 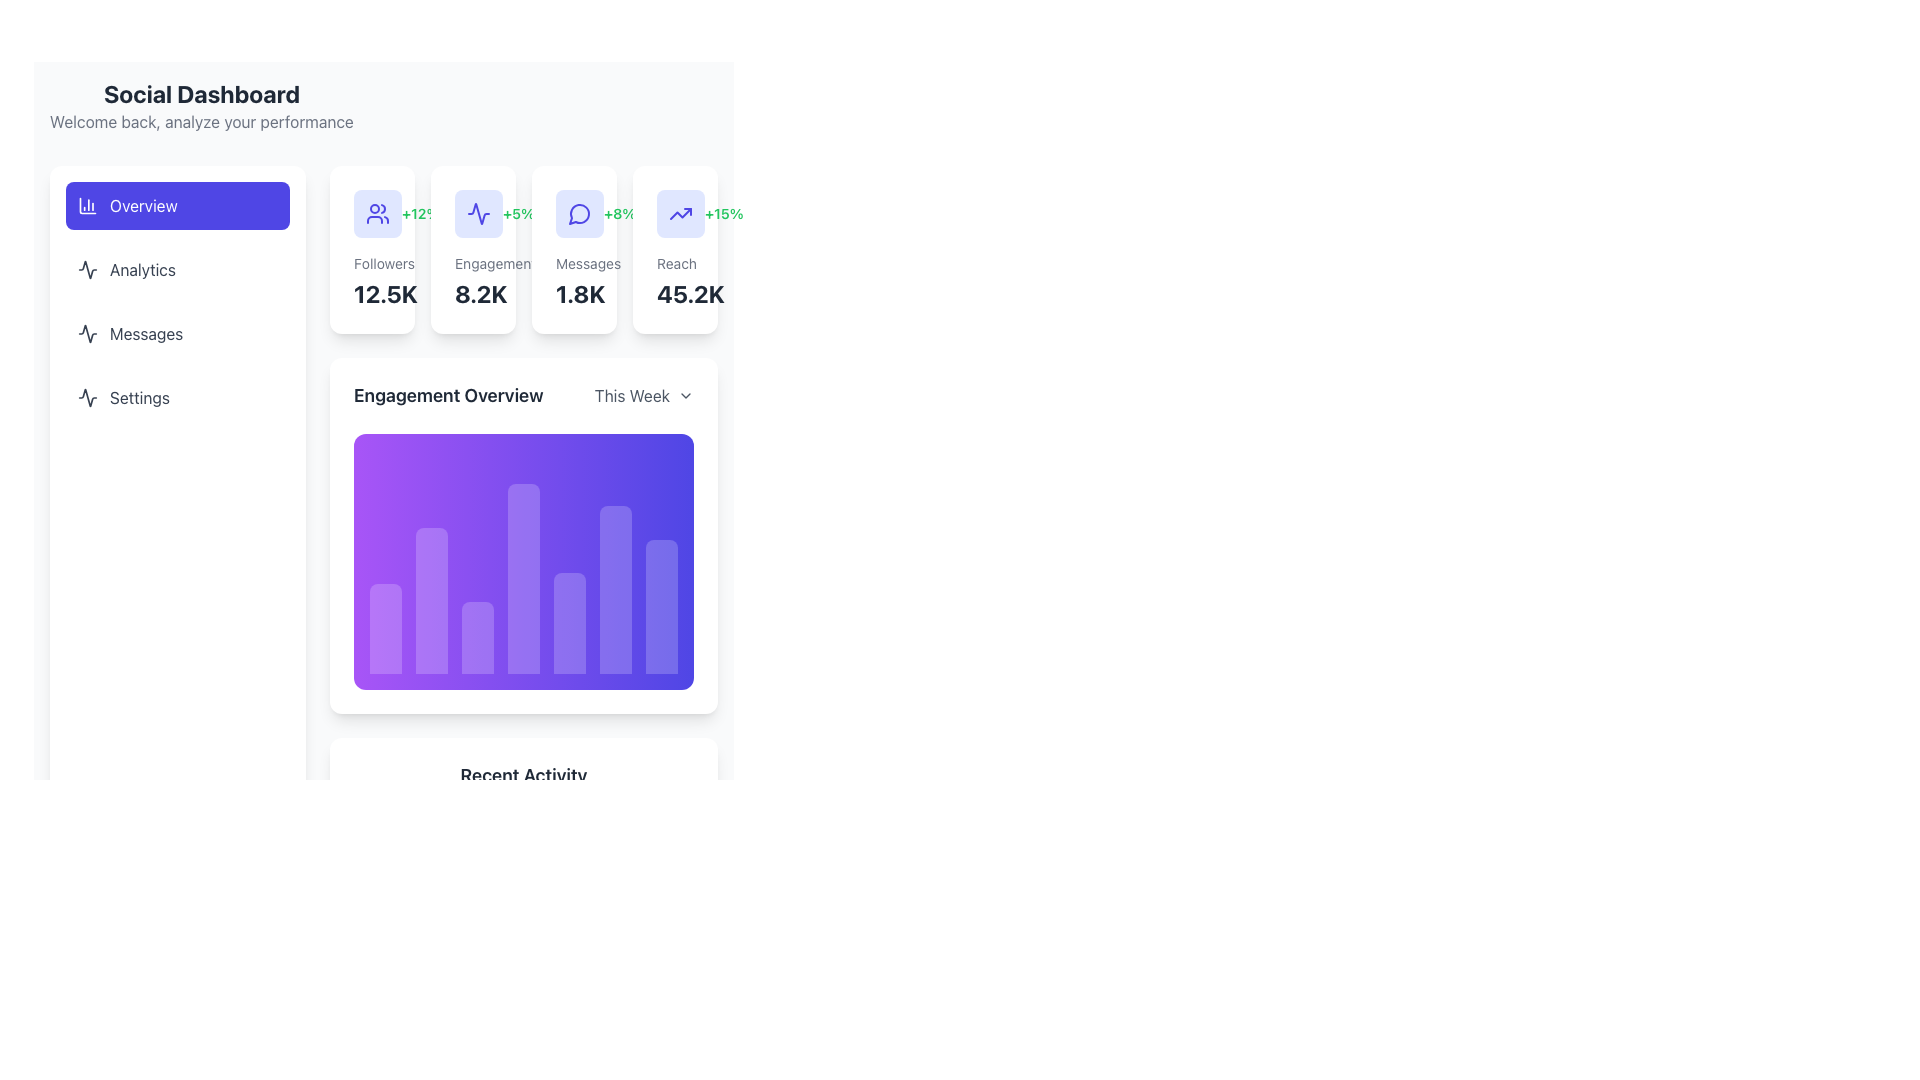 I want to click on the Metric display card that shows the 'Reach' metric, located in the top-right of the grid layout, next to the 'Messages' card, so click(x=675, y=249).